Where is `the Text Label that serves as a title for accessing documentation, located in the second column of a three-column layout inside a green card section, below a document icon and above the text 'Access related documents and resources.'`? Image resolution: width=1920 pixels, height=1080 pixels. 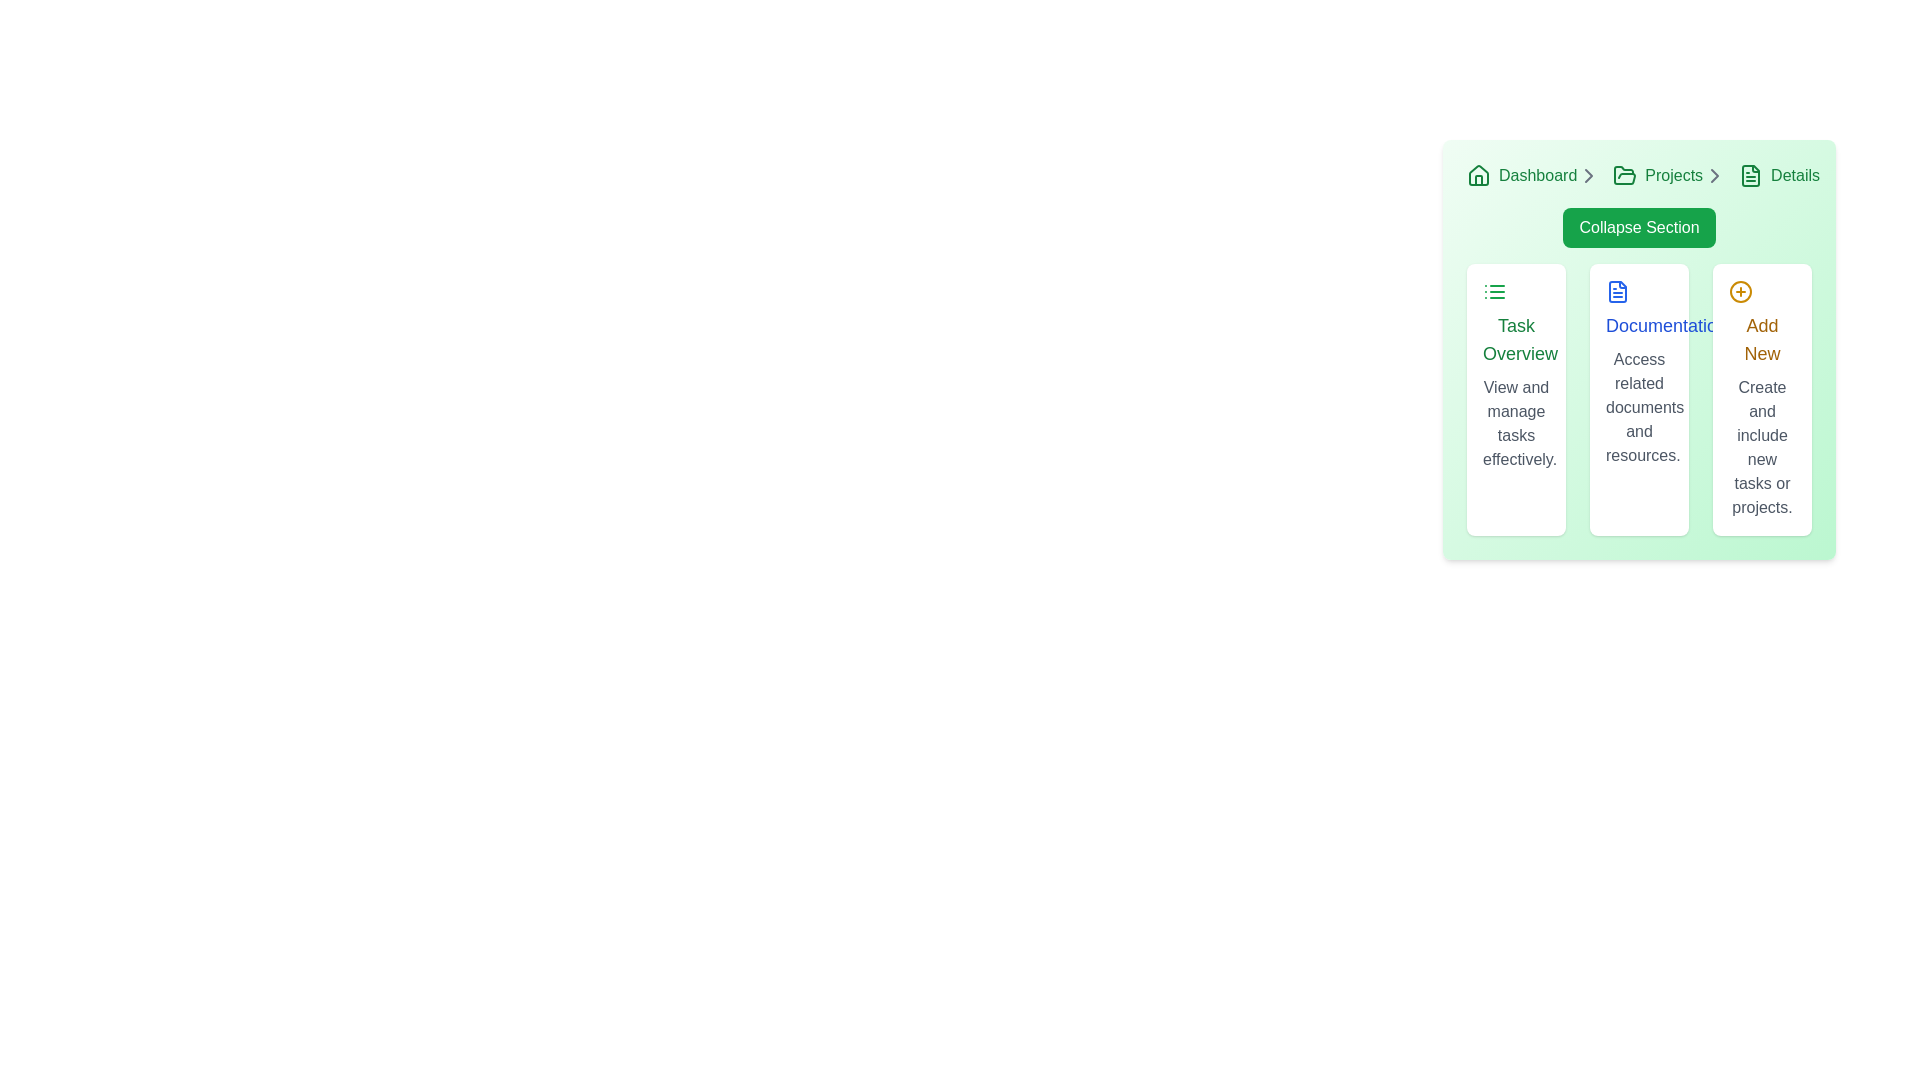 the Text Label that serves as a title for accessing documentation, located in the second column of a three-column layout inside a green card section, below a document icon and above the text 'Access related documents and resources.' is located at coordinates (1639, 325).